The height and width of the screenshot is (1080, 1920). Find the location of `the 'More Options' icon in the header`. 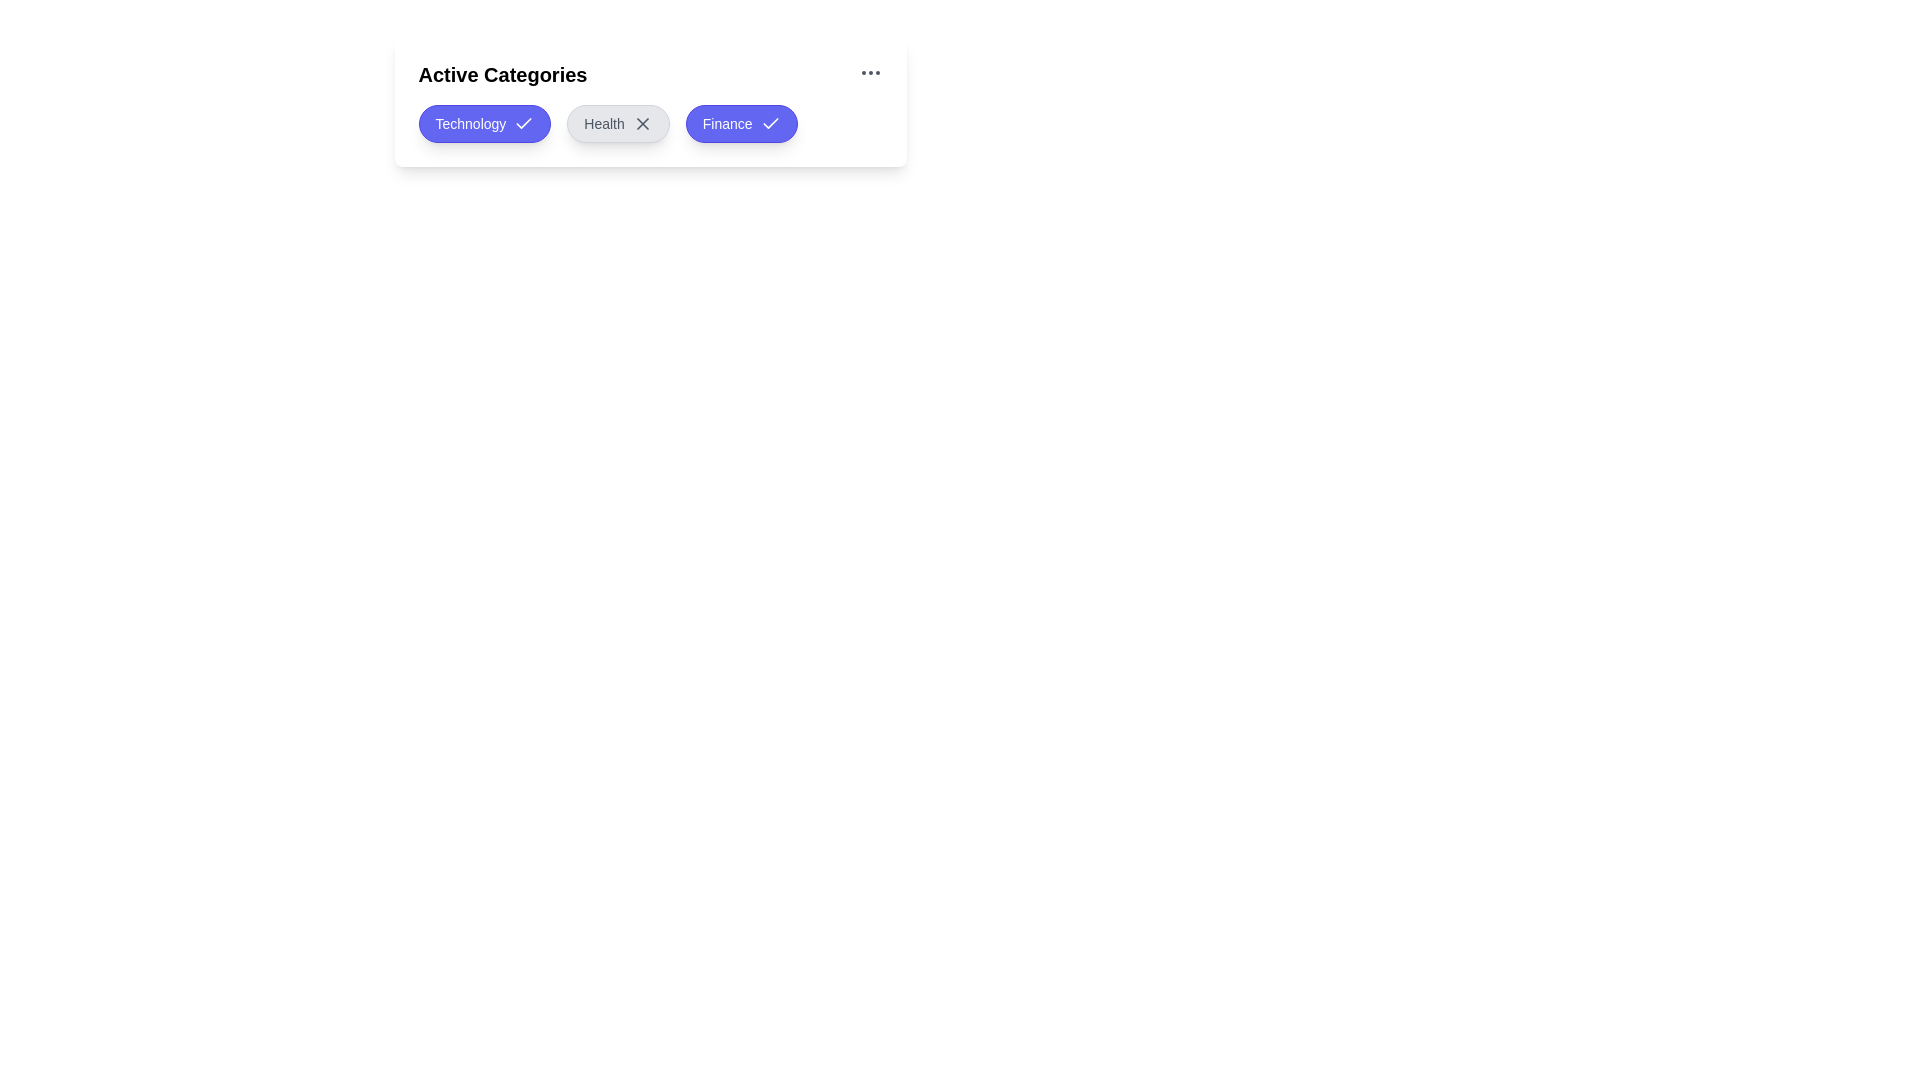

the 'More Options' icon in the header is located at coordinates (870, 72).